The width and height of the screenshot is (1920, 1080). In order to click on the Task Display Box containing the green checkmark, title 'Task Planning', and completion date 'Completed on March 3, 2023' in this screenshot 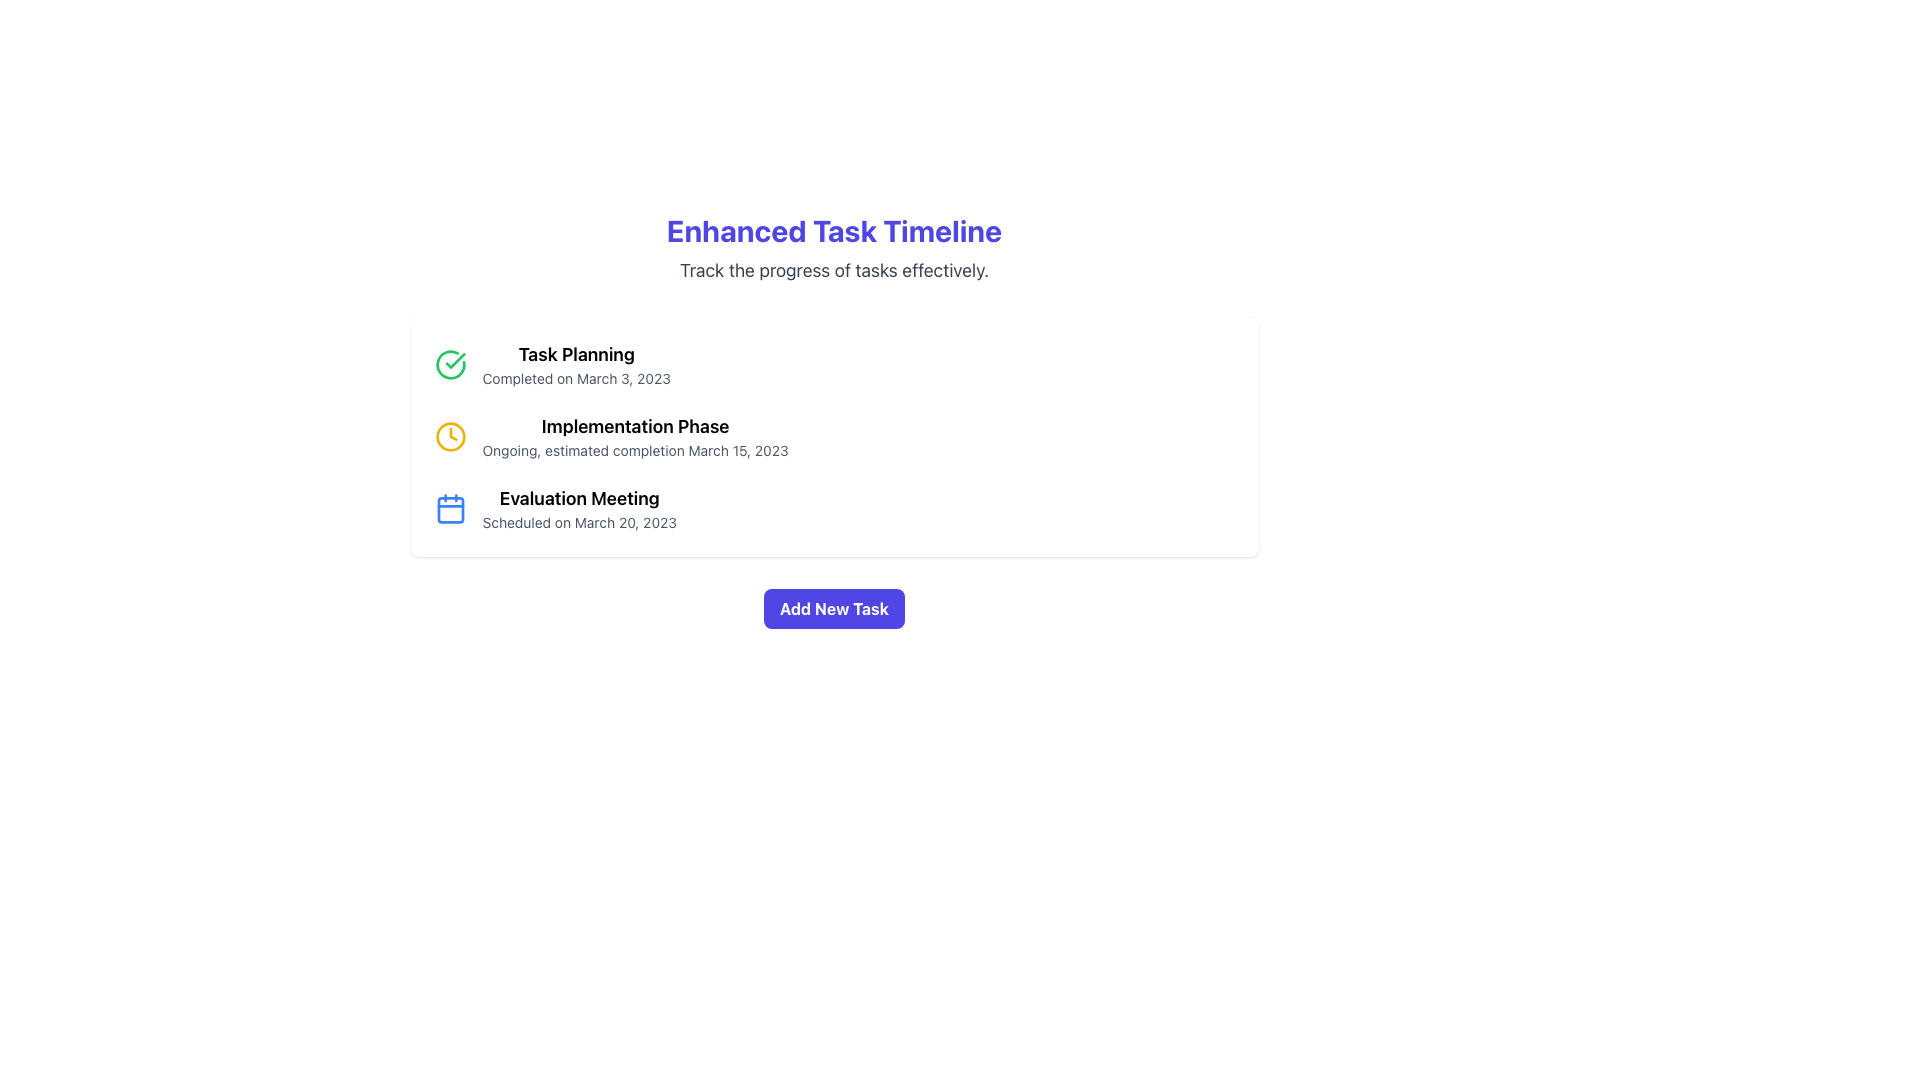, I will do `click(834, 365)`.